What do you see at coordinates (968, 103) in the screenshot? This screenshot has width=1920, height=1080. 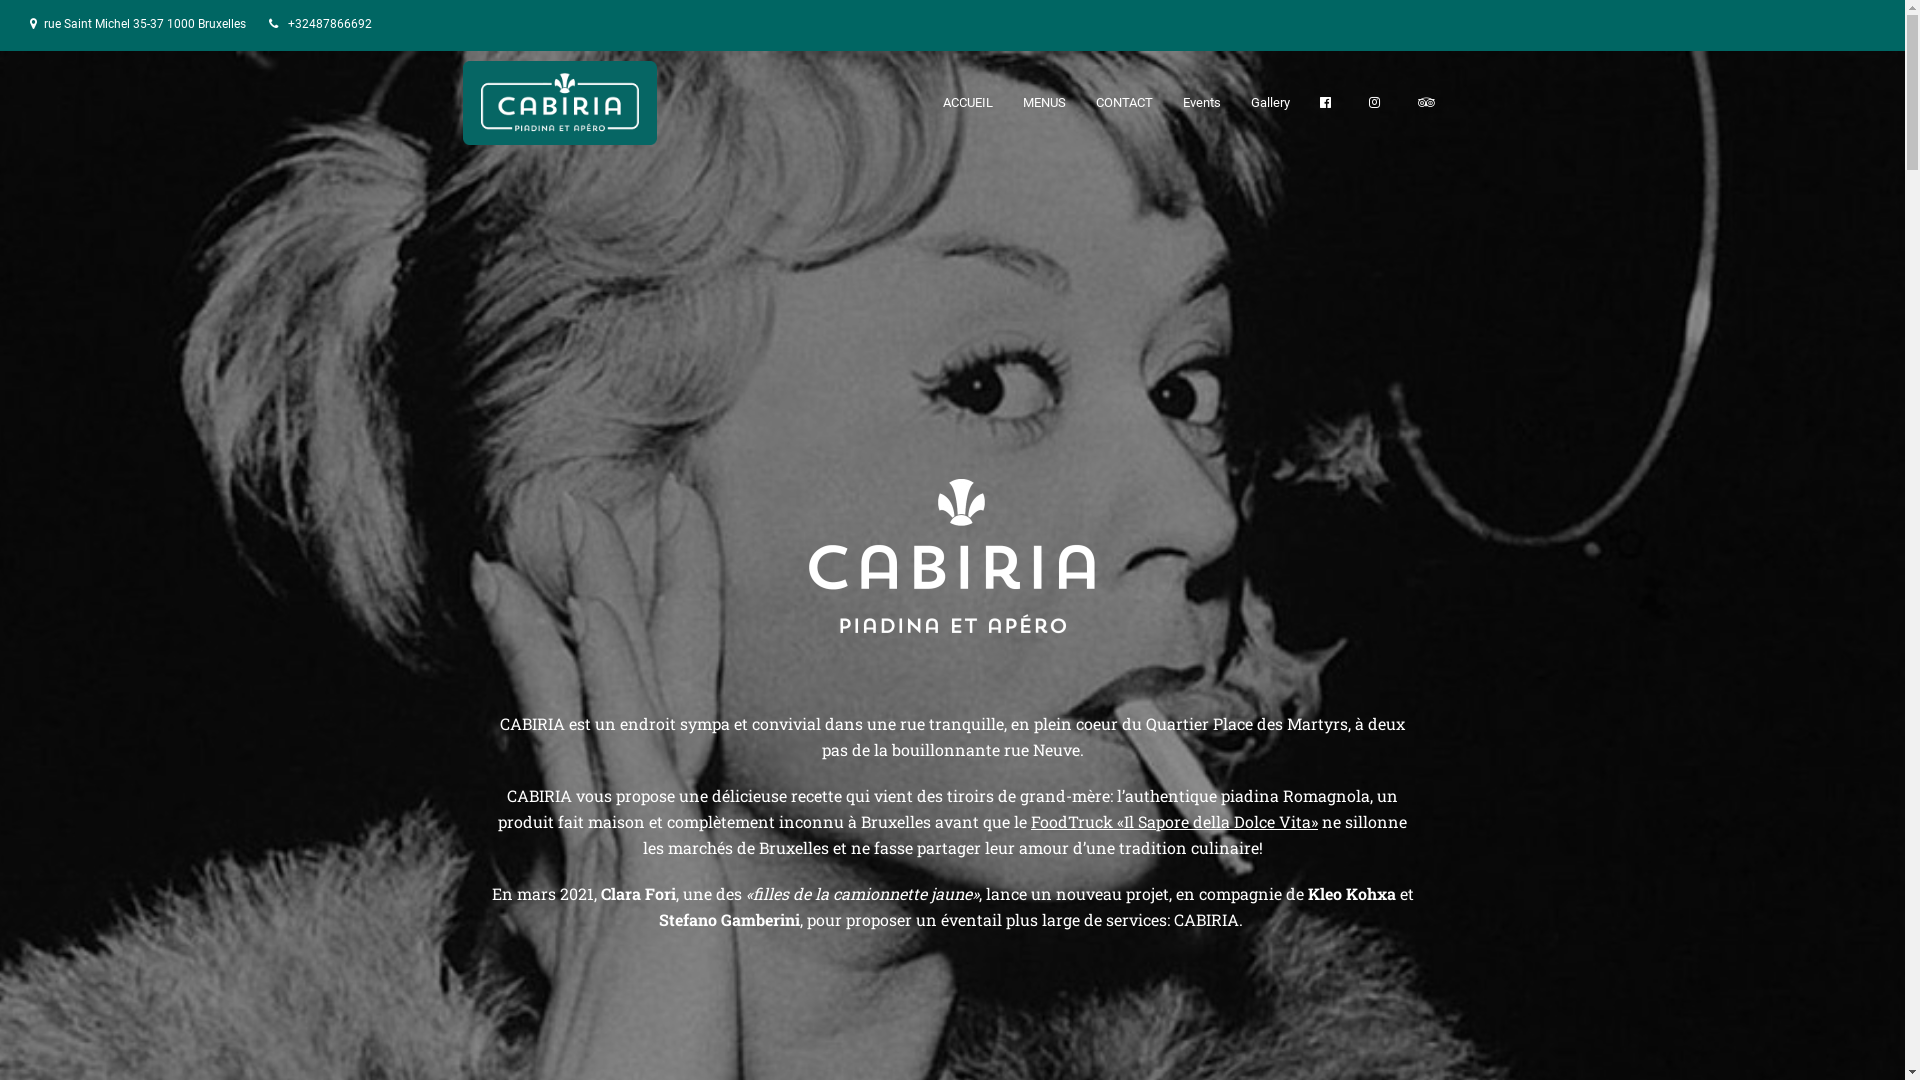 I see `'ACCUEIL'` at bounding box center [968, 103].